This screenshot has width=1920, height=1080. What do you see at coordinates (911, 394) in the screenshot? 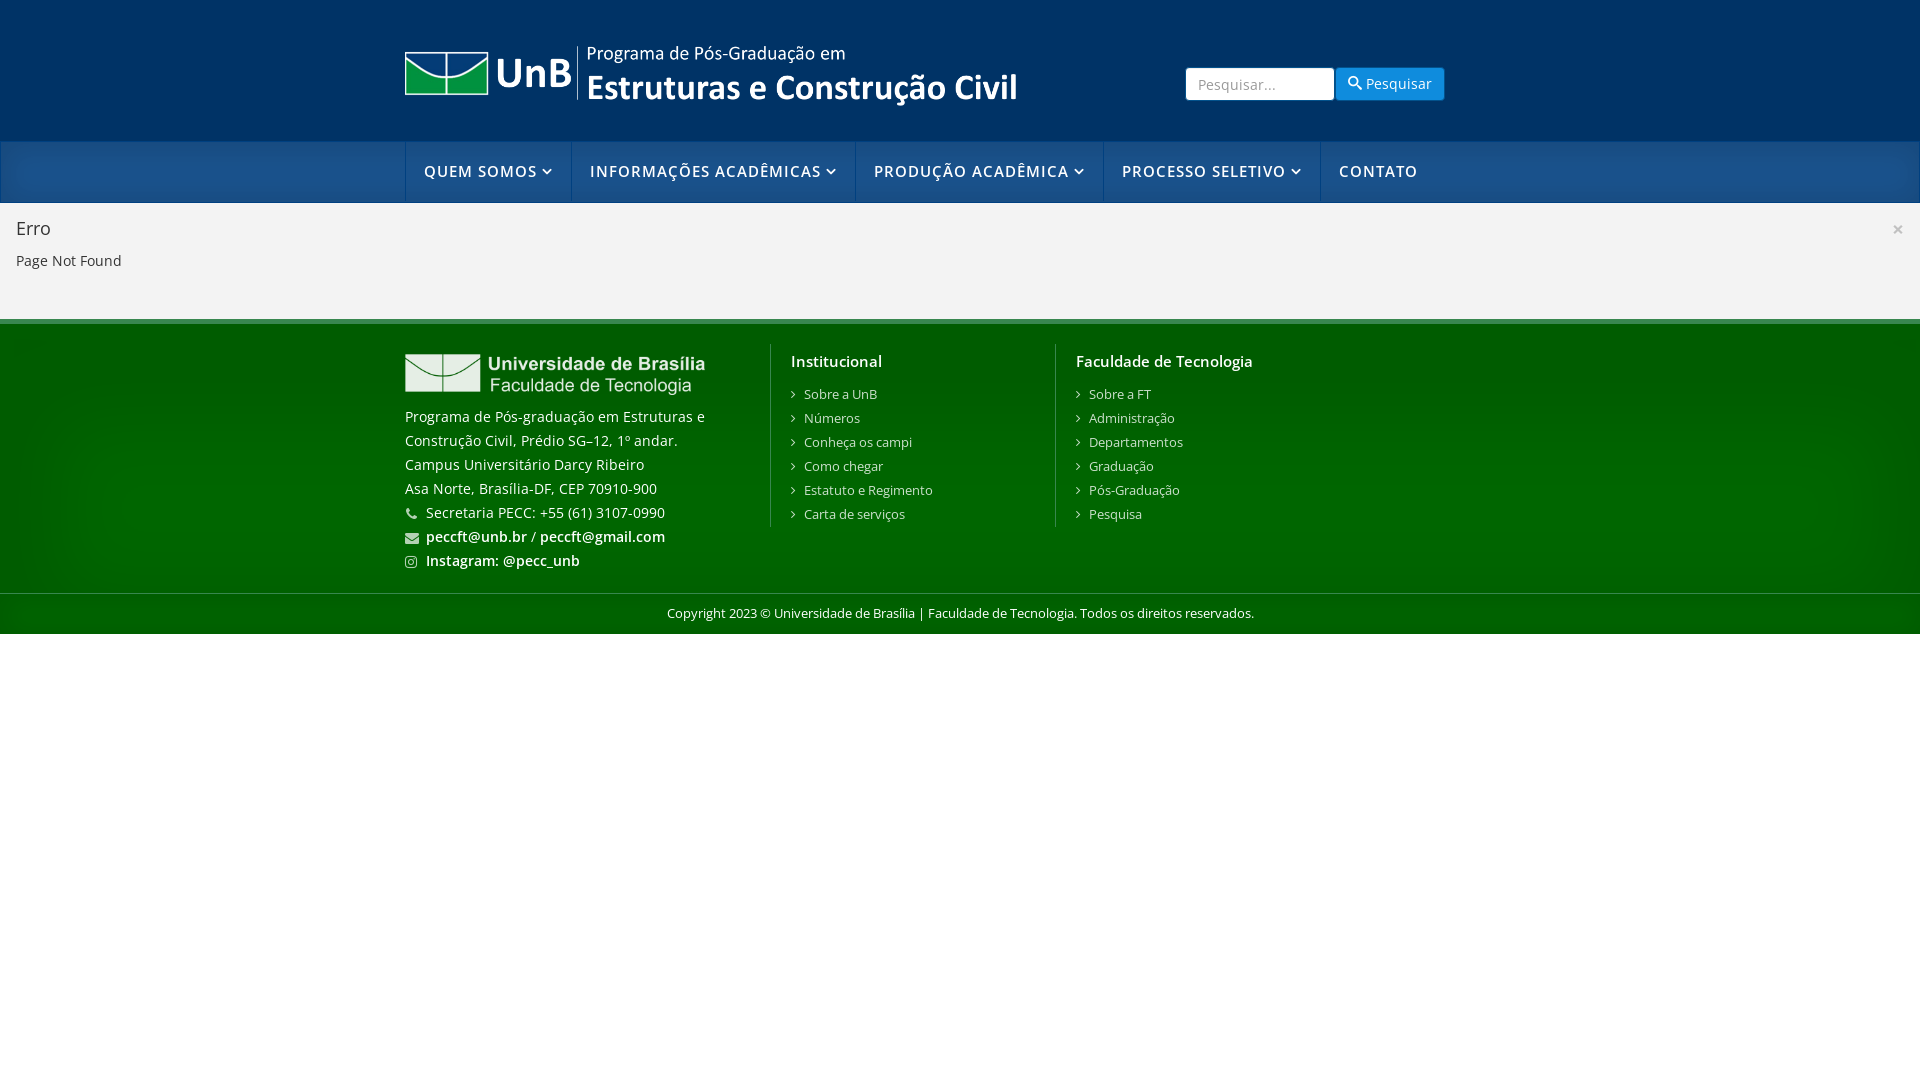
I see `'Sobre a UnB'` at bounding box center [911, 394].